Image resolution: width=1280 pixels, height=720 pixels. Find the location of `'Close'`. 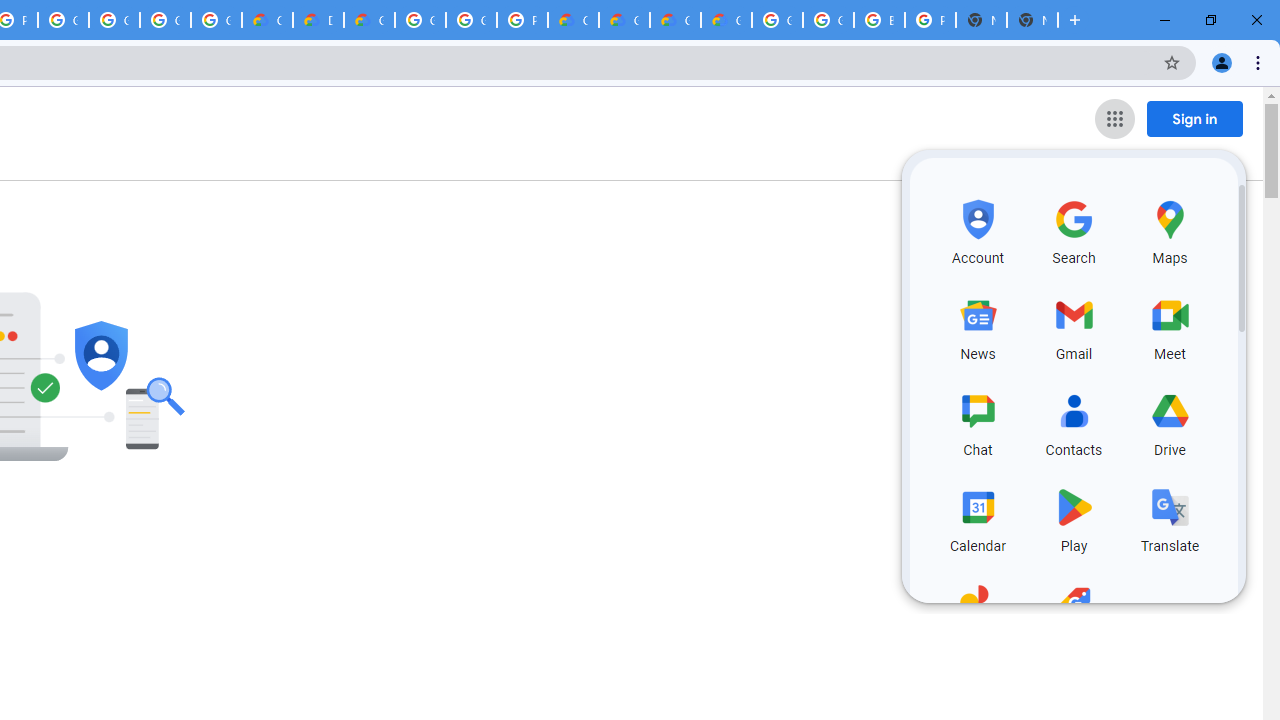

'Close' is located at coordinates (1255, 20).